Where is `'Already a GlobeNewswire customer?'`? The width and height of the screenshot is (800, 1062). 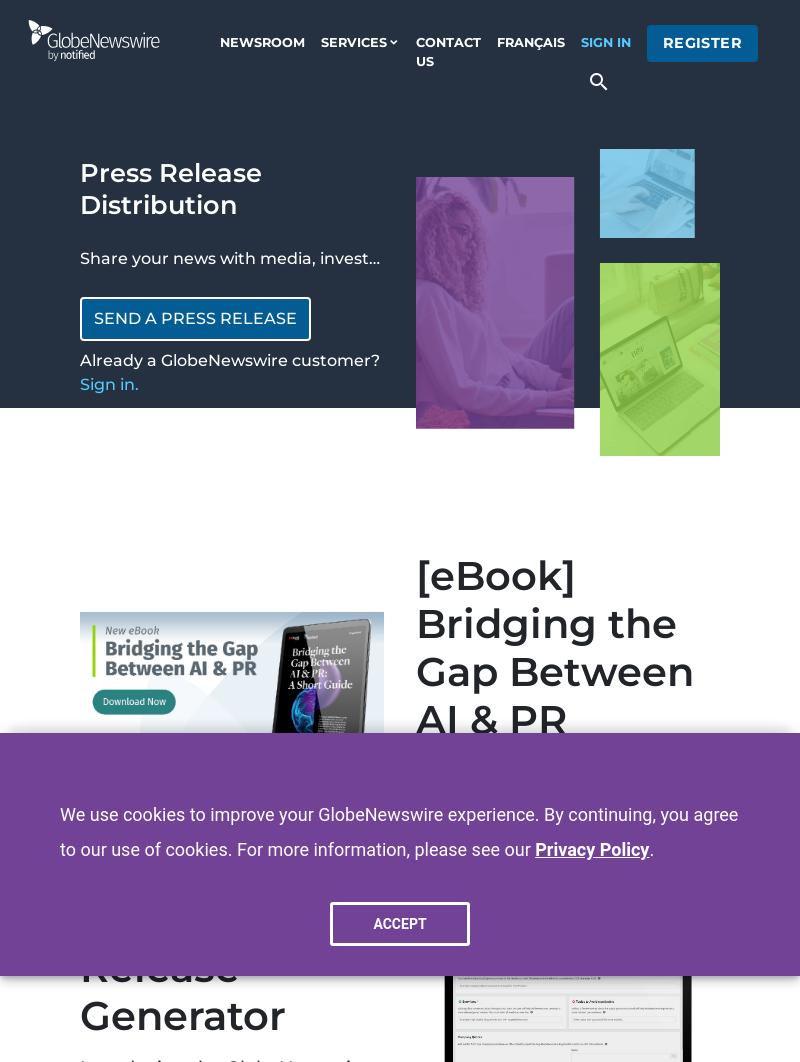
'Already a GlobeNewswire customer?' is located at coordinates (80, 359).